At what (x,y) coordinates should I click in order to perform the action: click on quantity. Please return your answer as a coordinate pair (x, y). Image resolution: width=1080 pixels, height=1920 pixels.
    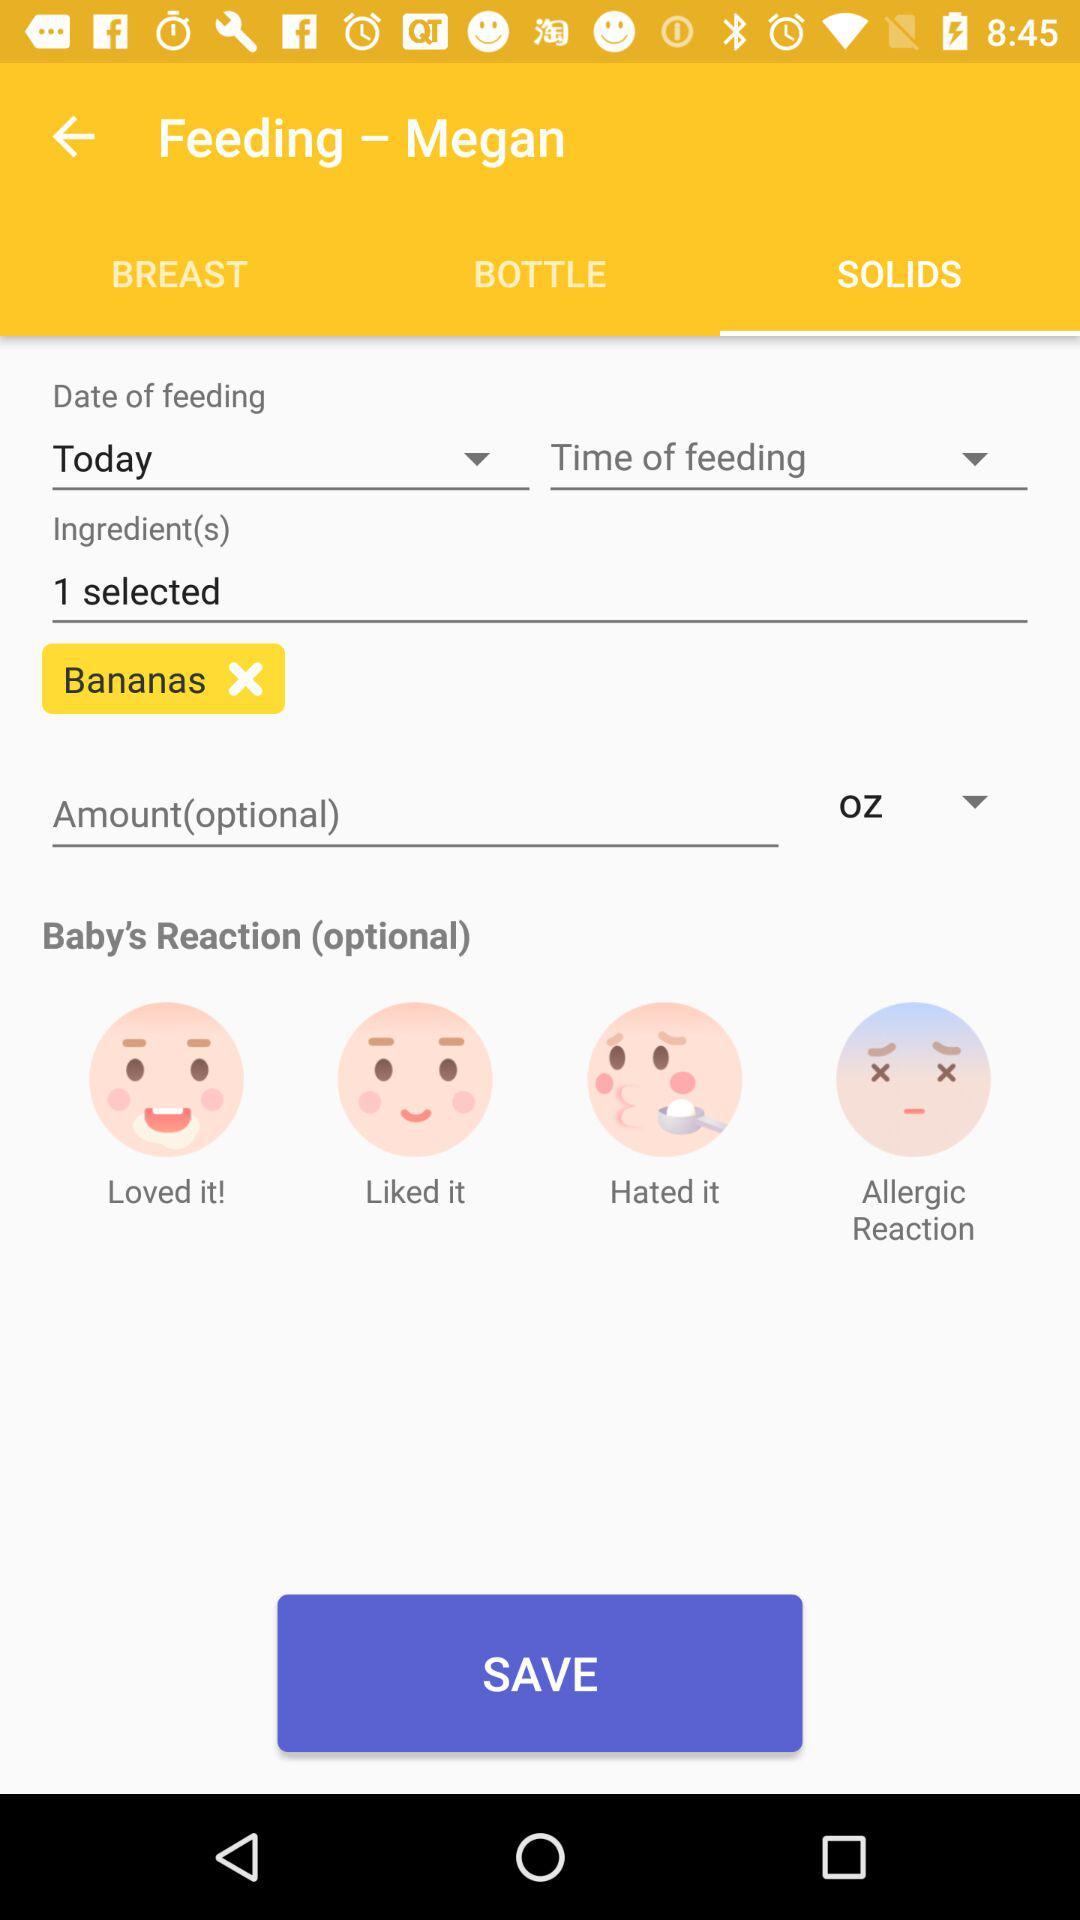
    Looking at the image, I should click on (414, 815).